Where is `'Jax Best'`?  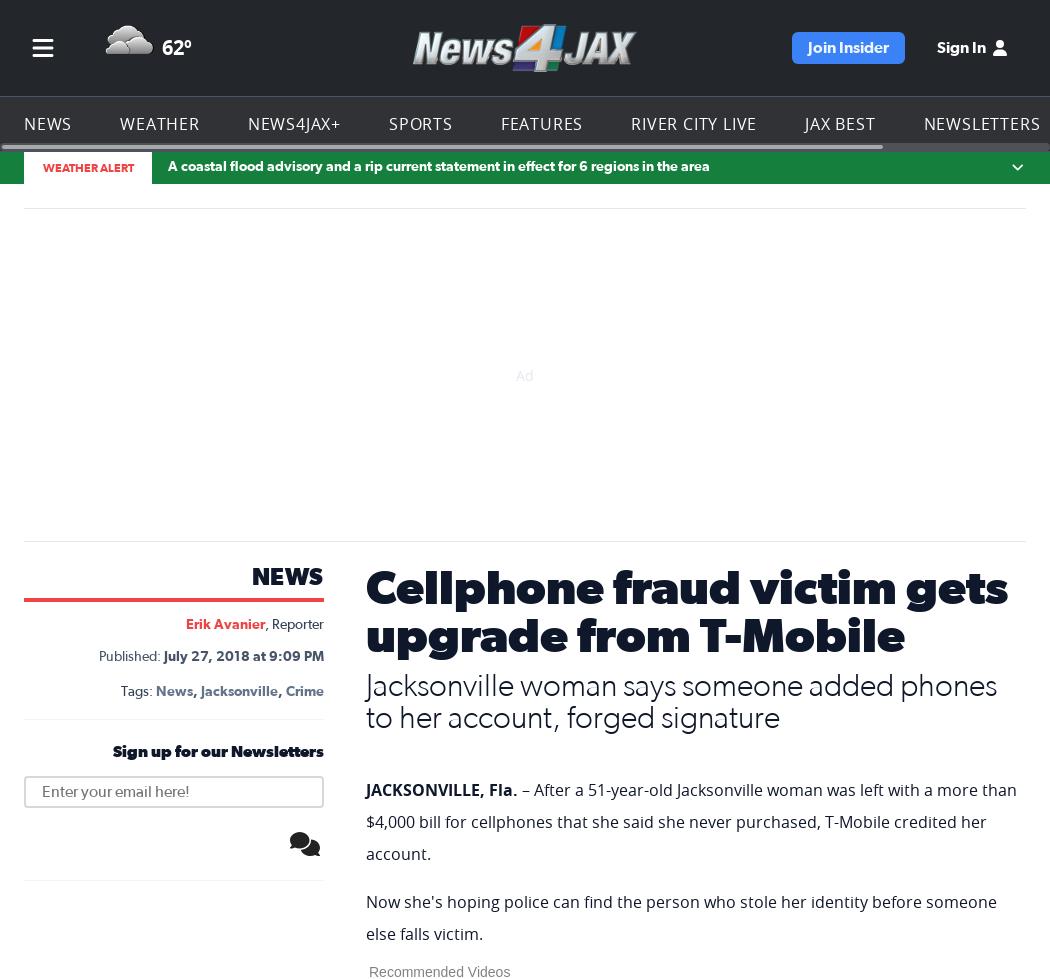 'Jax Best' is located at coordinates (820, 27).